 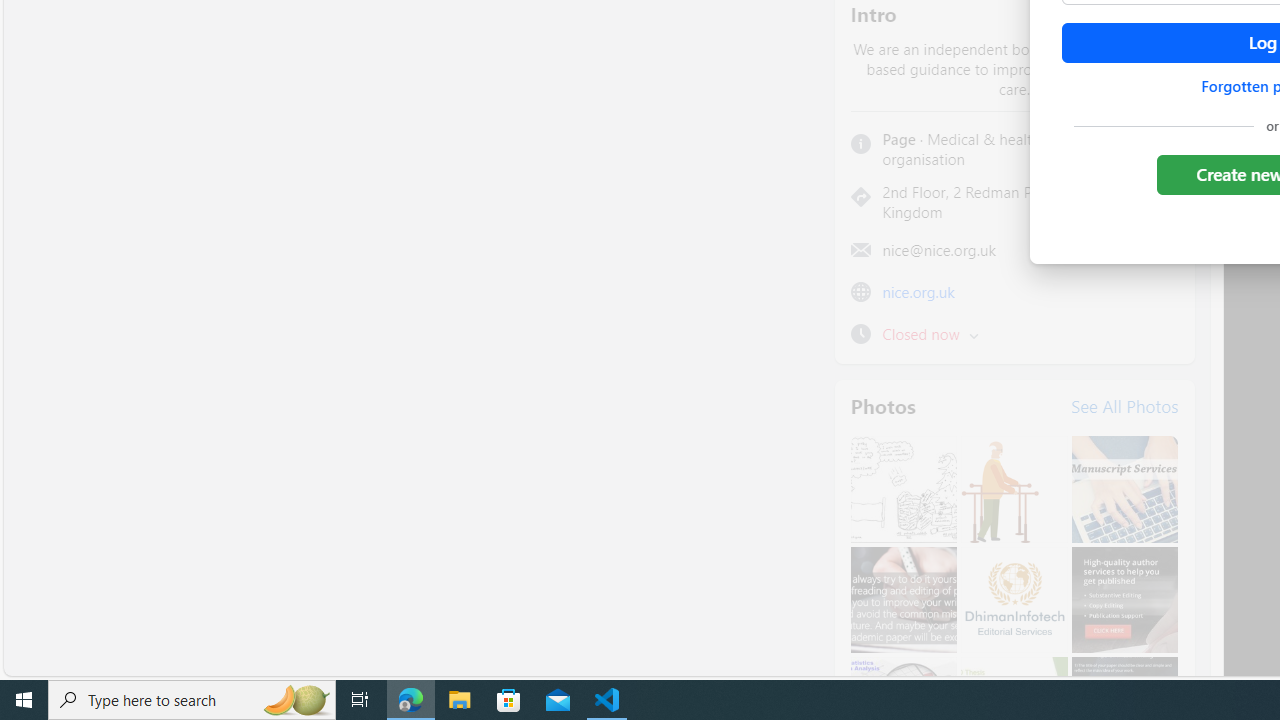 What do you see at coordinates (359, 698) in the screenshot?
I see `'Task View'` at bounding box center [359, 698].